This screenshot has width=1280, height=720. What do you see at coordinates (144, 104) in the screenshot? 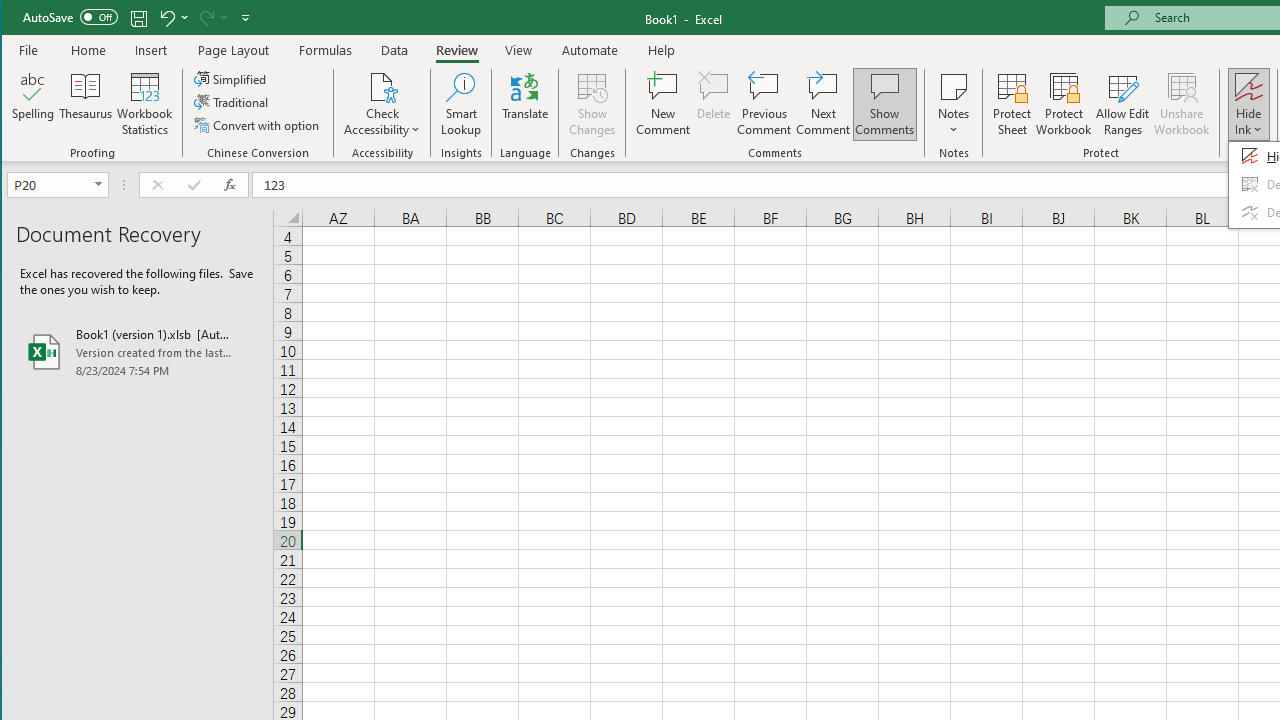
I see `'Workbook Statistics'` at bounding box center [144, 104].